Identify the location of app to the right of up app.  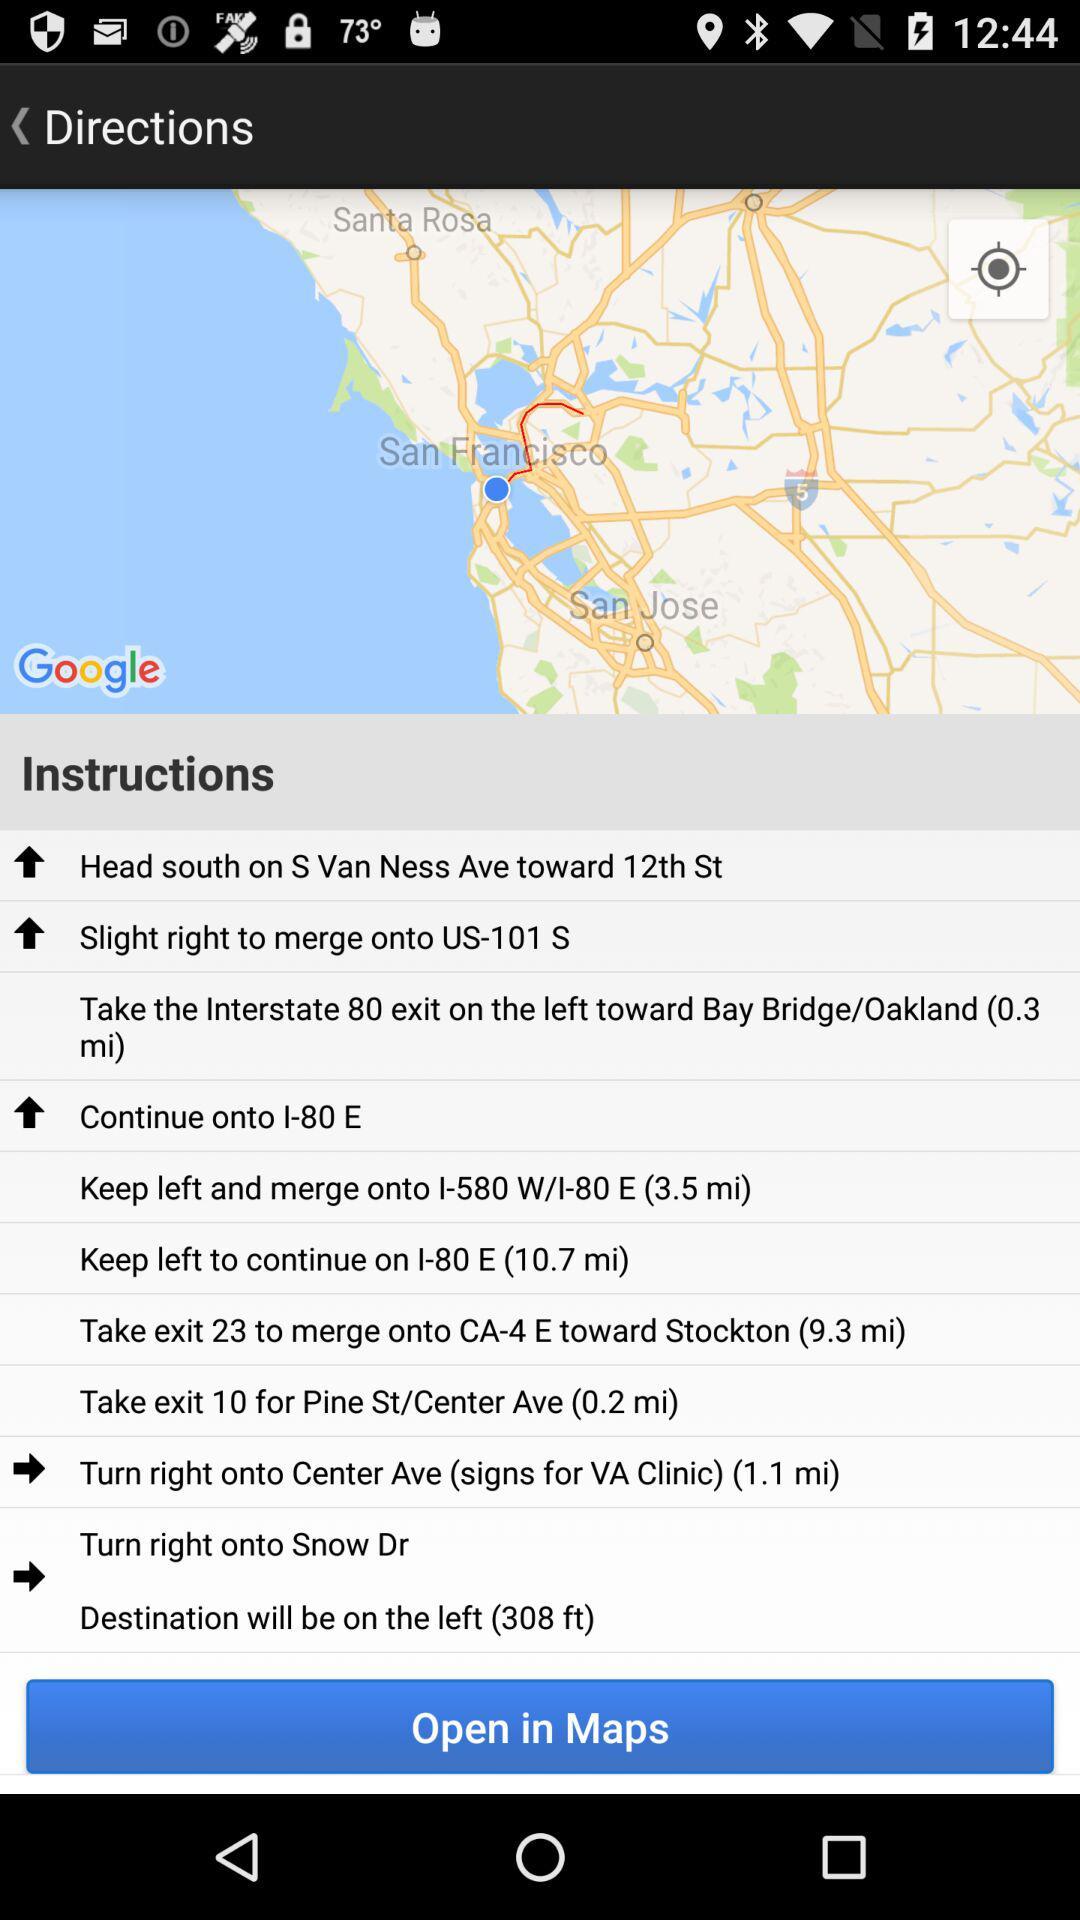
(323, 935).